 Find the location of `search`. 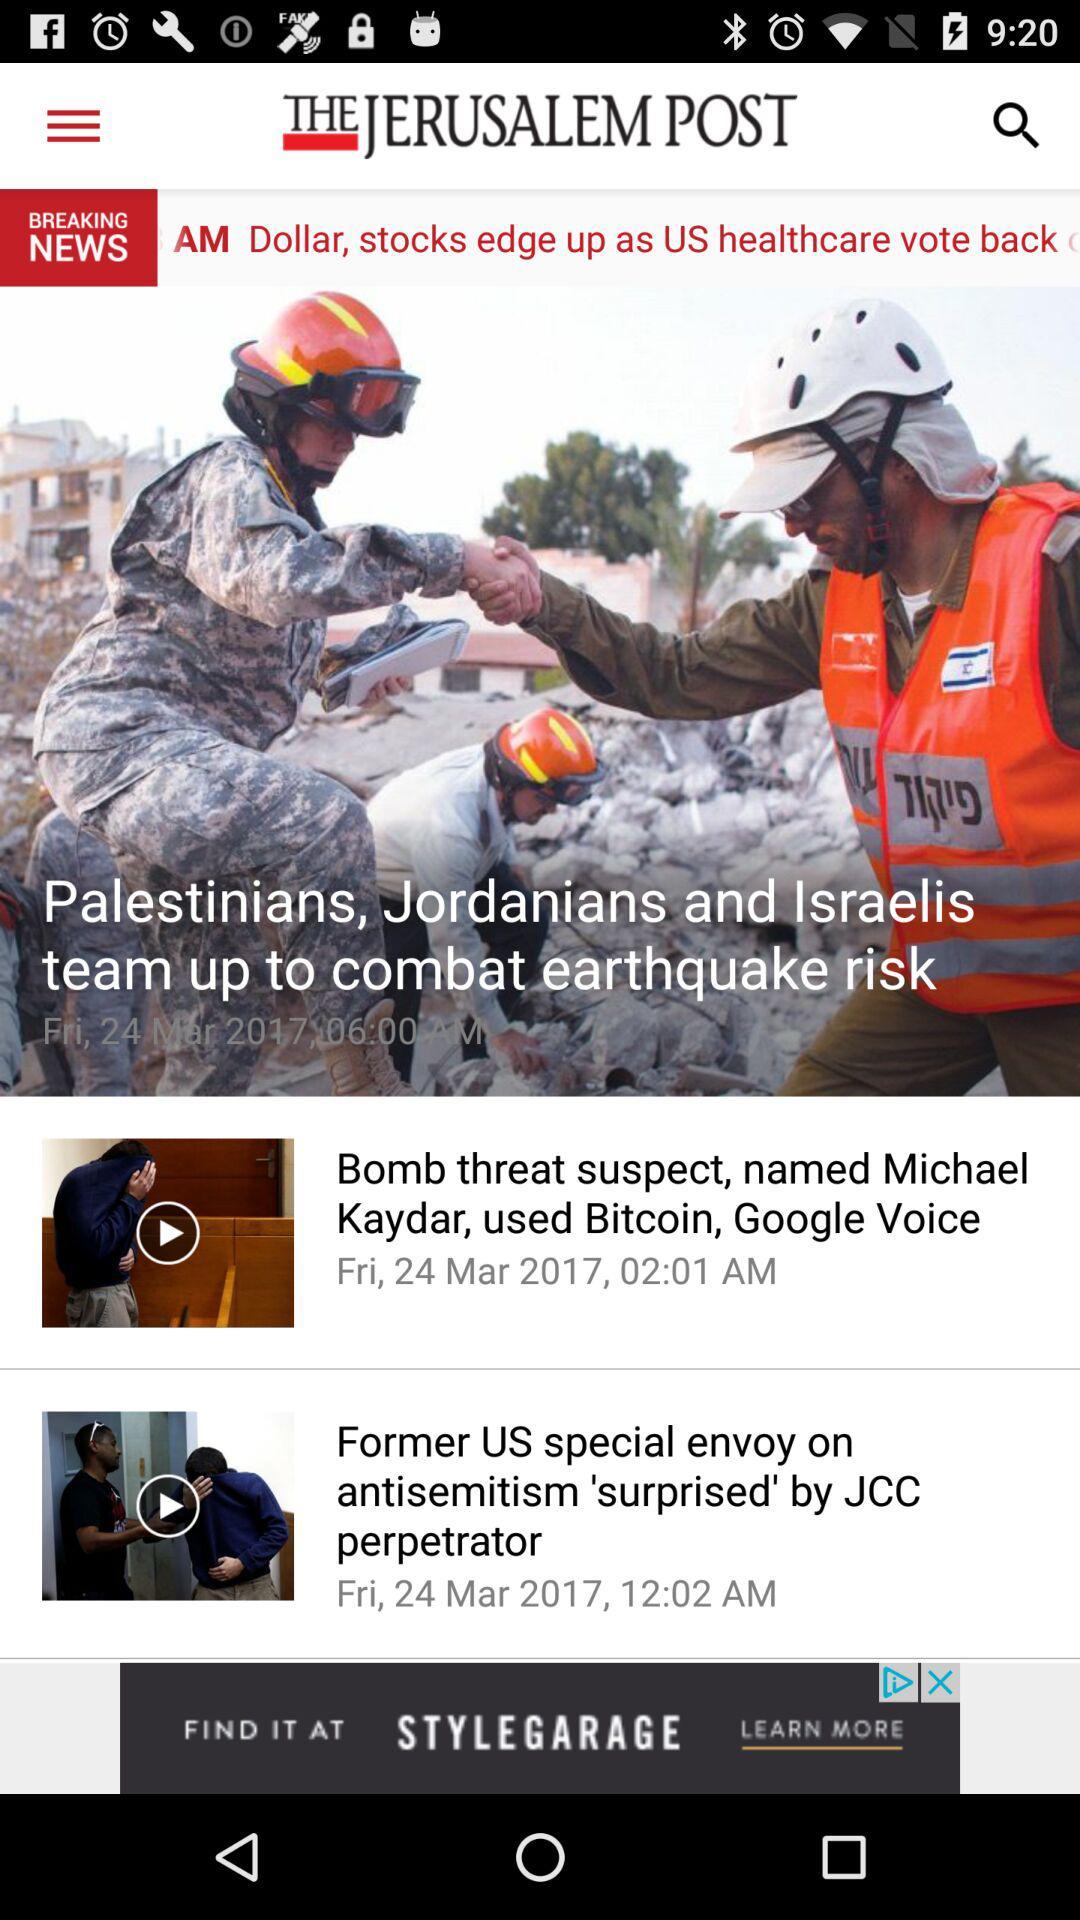

search is located at coordinates (1017, 124).